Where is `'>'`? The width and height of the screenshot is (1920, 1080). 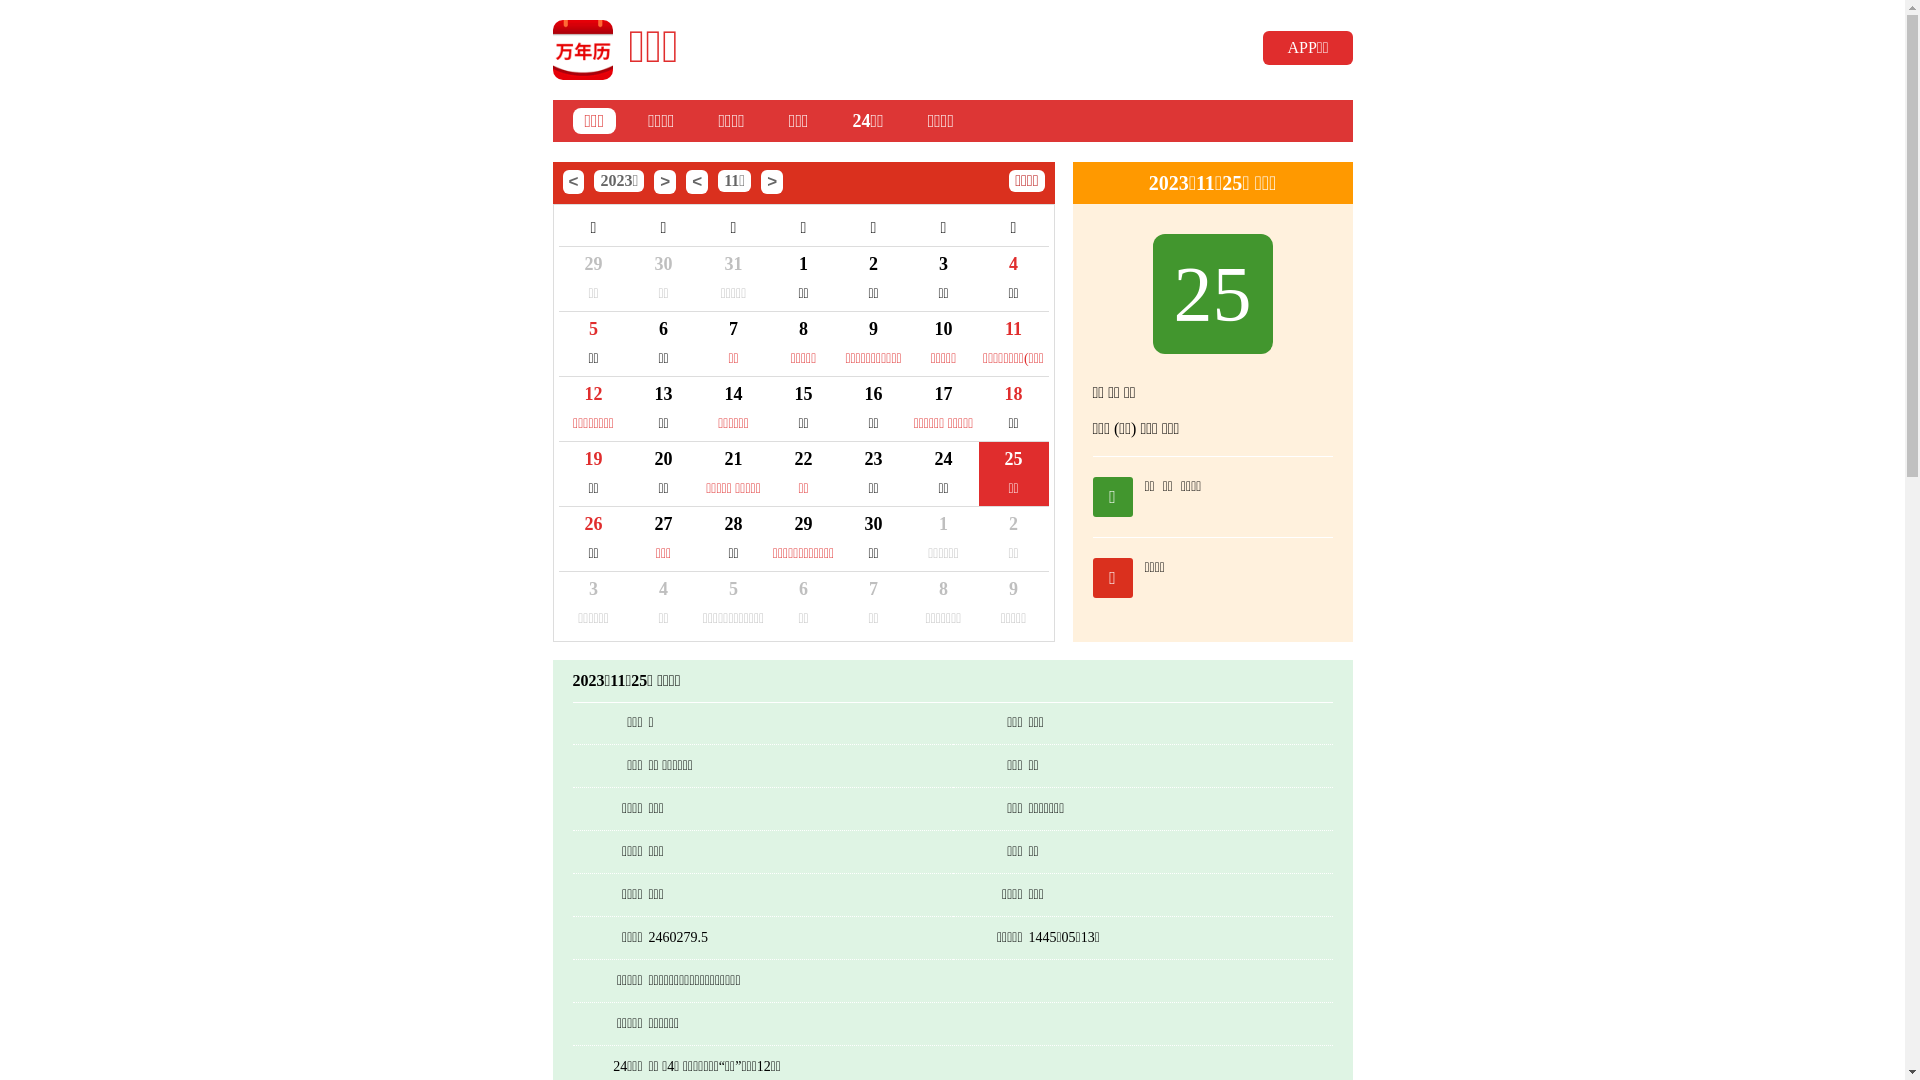
'>' is located at coordinates (760, 181).